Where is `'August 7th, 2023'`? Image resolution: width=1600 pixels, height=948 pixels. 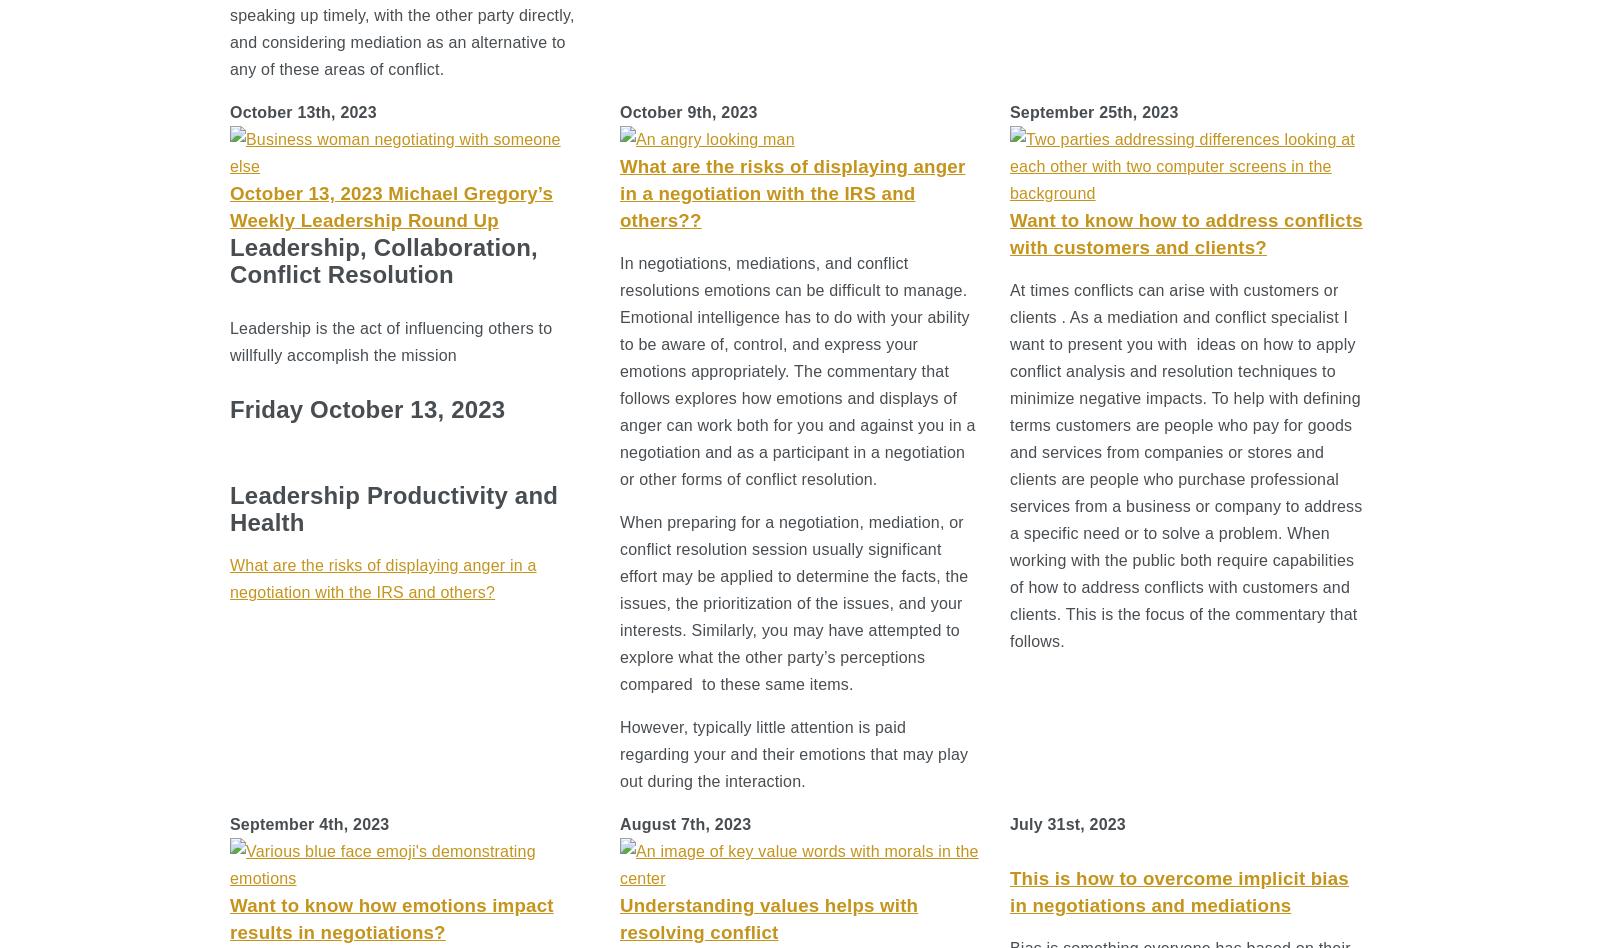
'August 7th, 2023' is located at coordinates (620, 824).